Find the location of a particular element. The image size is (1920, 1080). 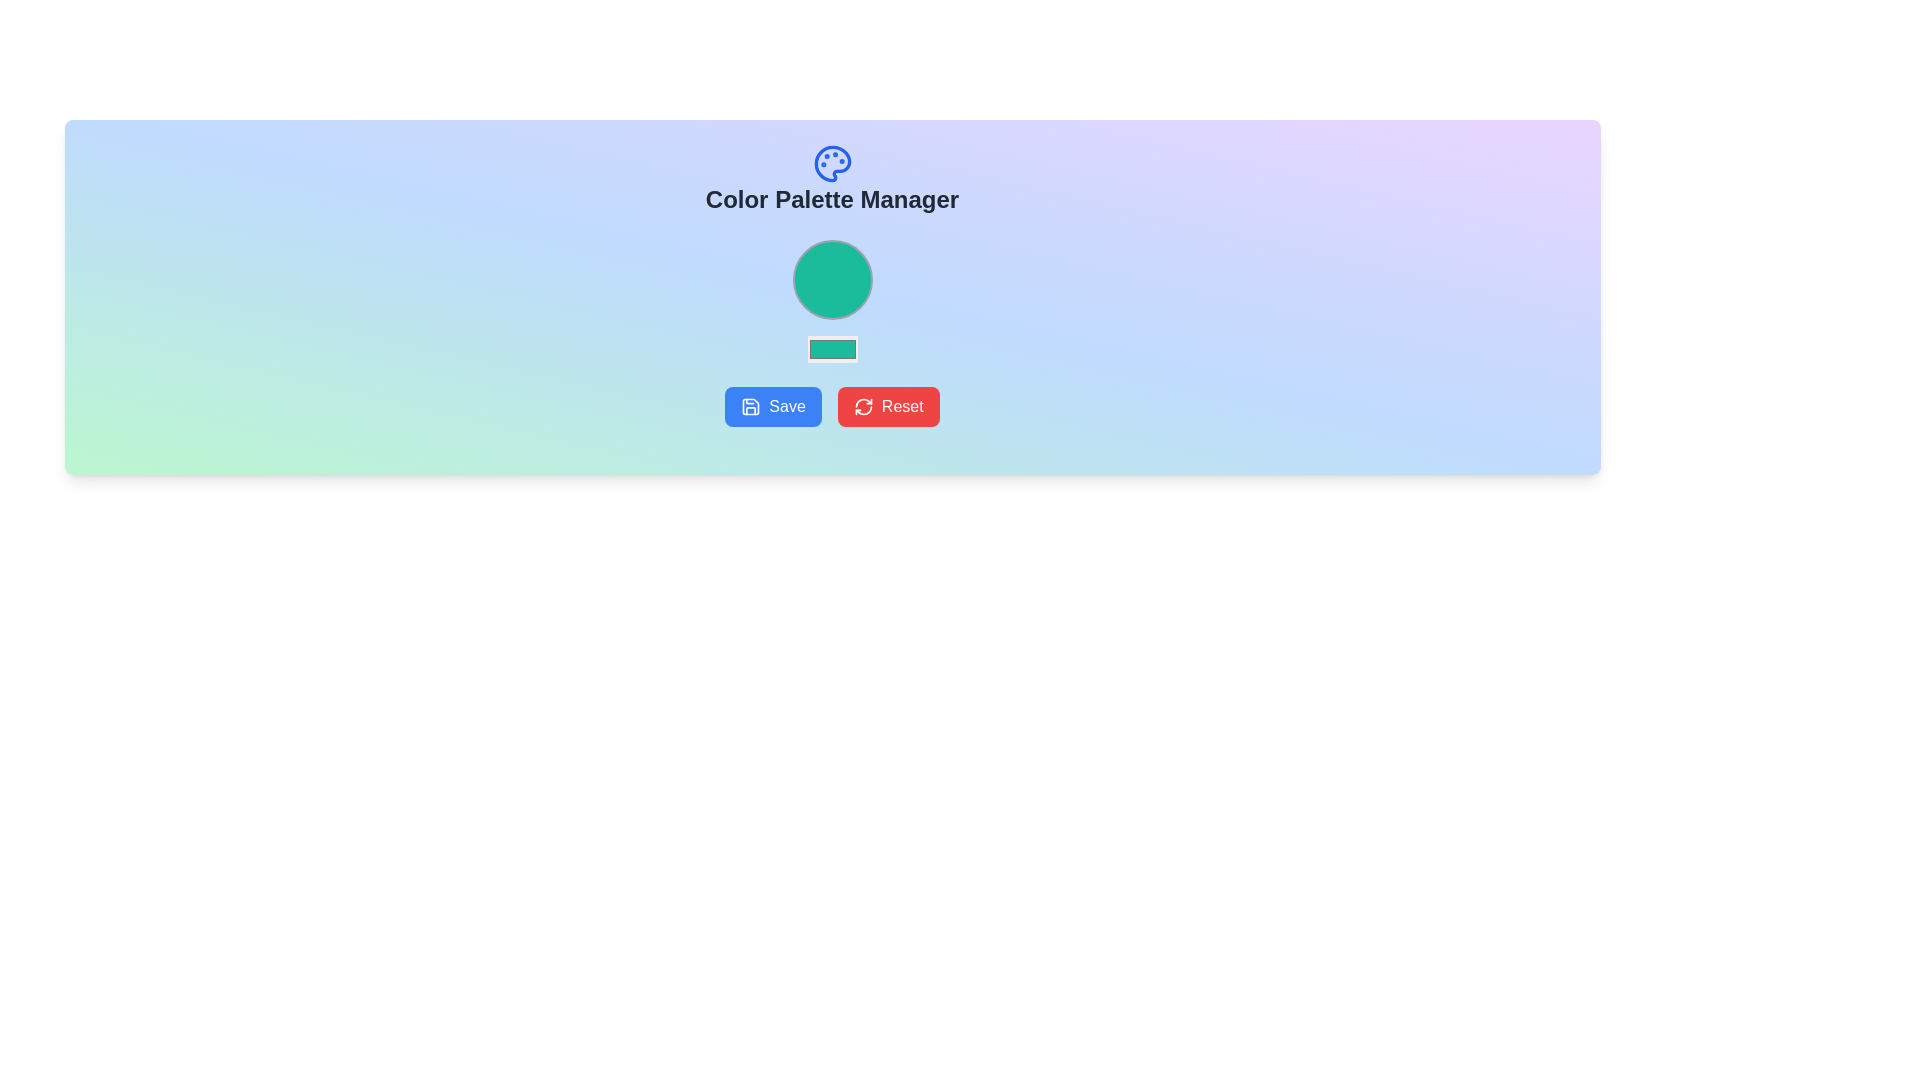

the refresh icon which is a circular arrow motif in white on a red background, located inside the red 'Reset' button next to the 'Reset' label is located at coordinates (863, 406).